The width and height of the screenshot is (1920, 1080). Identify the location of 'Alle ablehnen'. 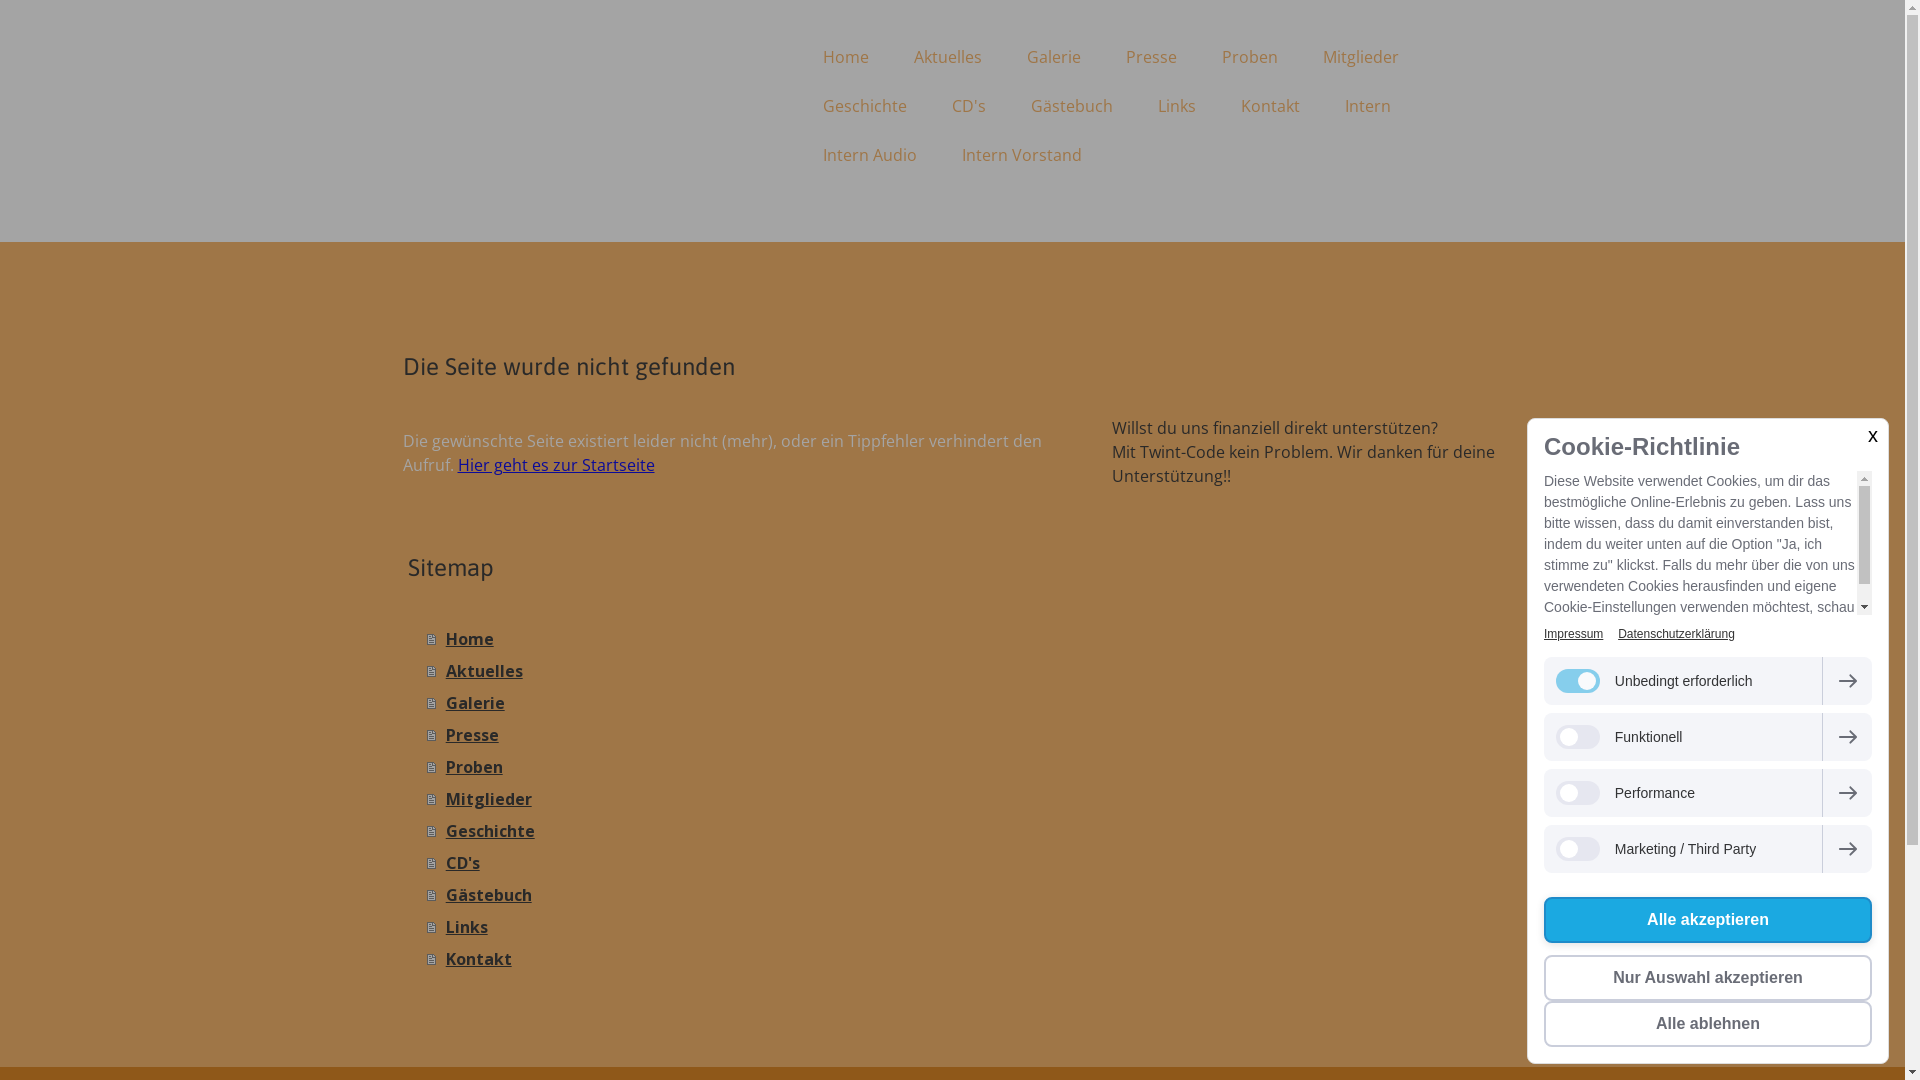
(1707, 1023).